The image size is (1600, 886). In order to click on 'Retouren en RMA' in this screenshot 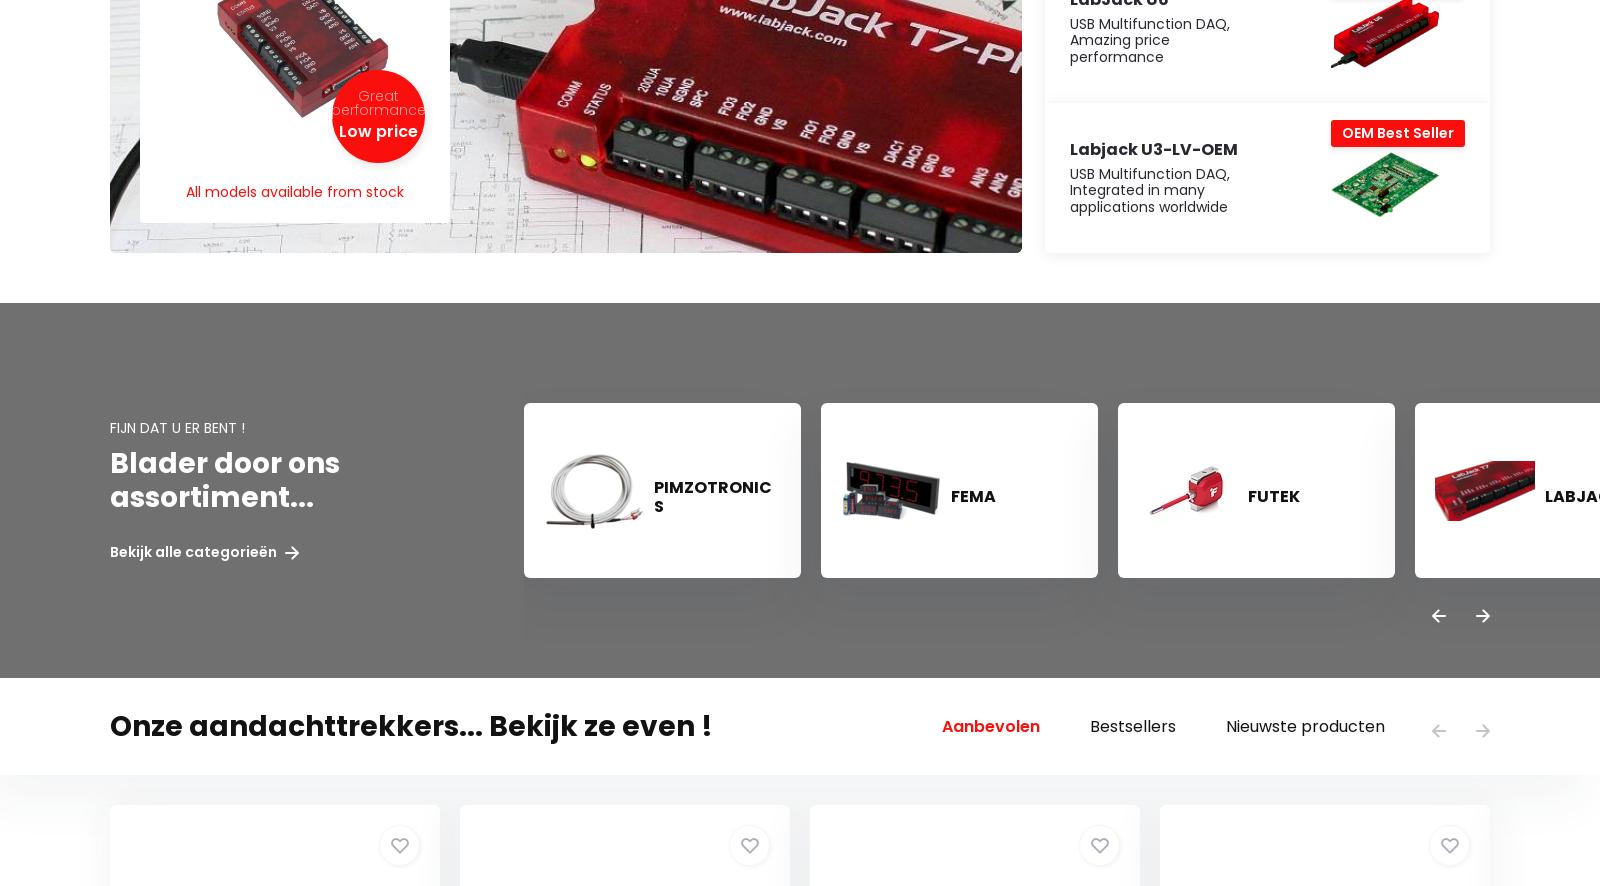, I will do `click(168, 669)`.